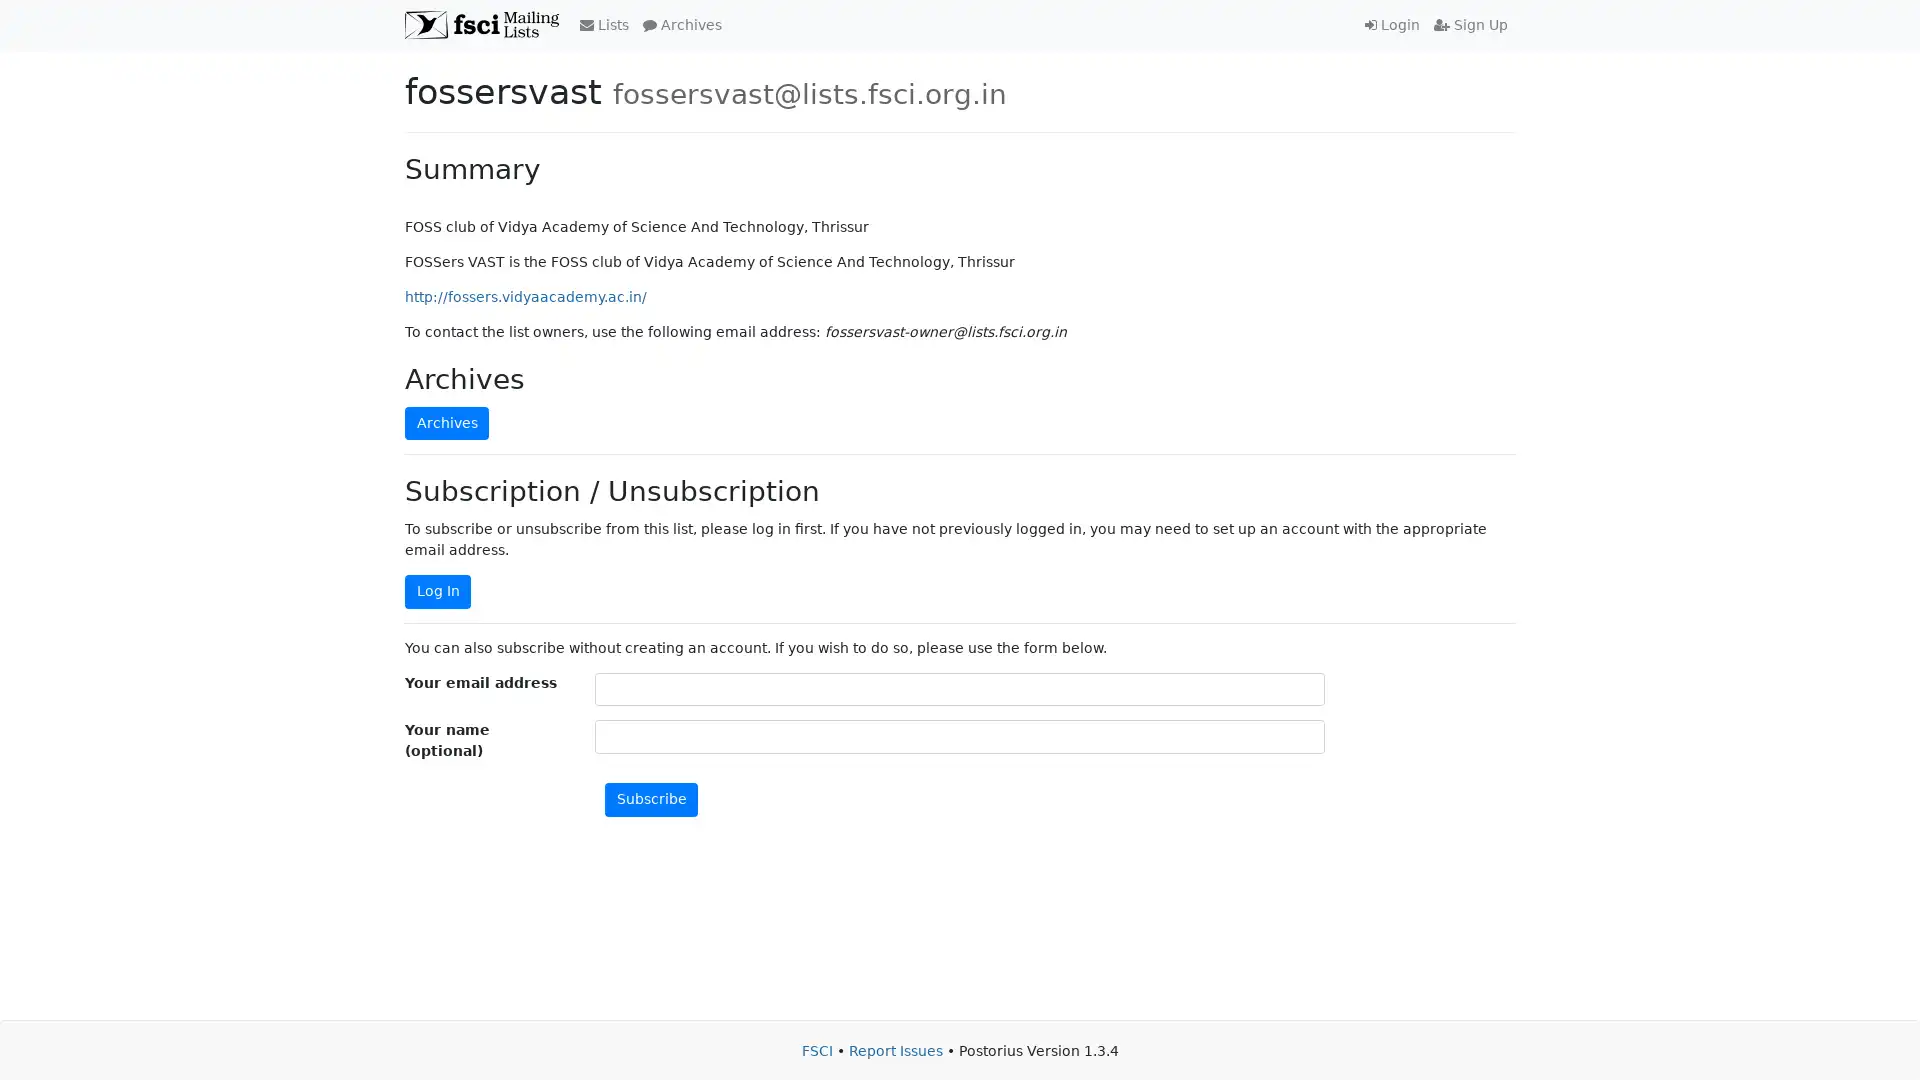  Describe the element at coordinates (651, 798) in the screenshot. I see `Subscribe` at that location.